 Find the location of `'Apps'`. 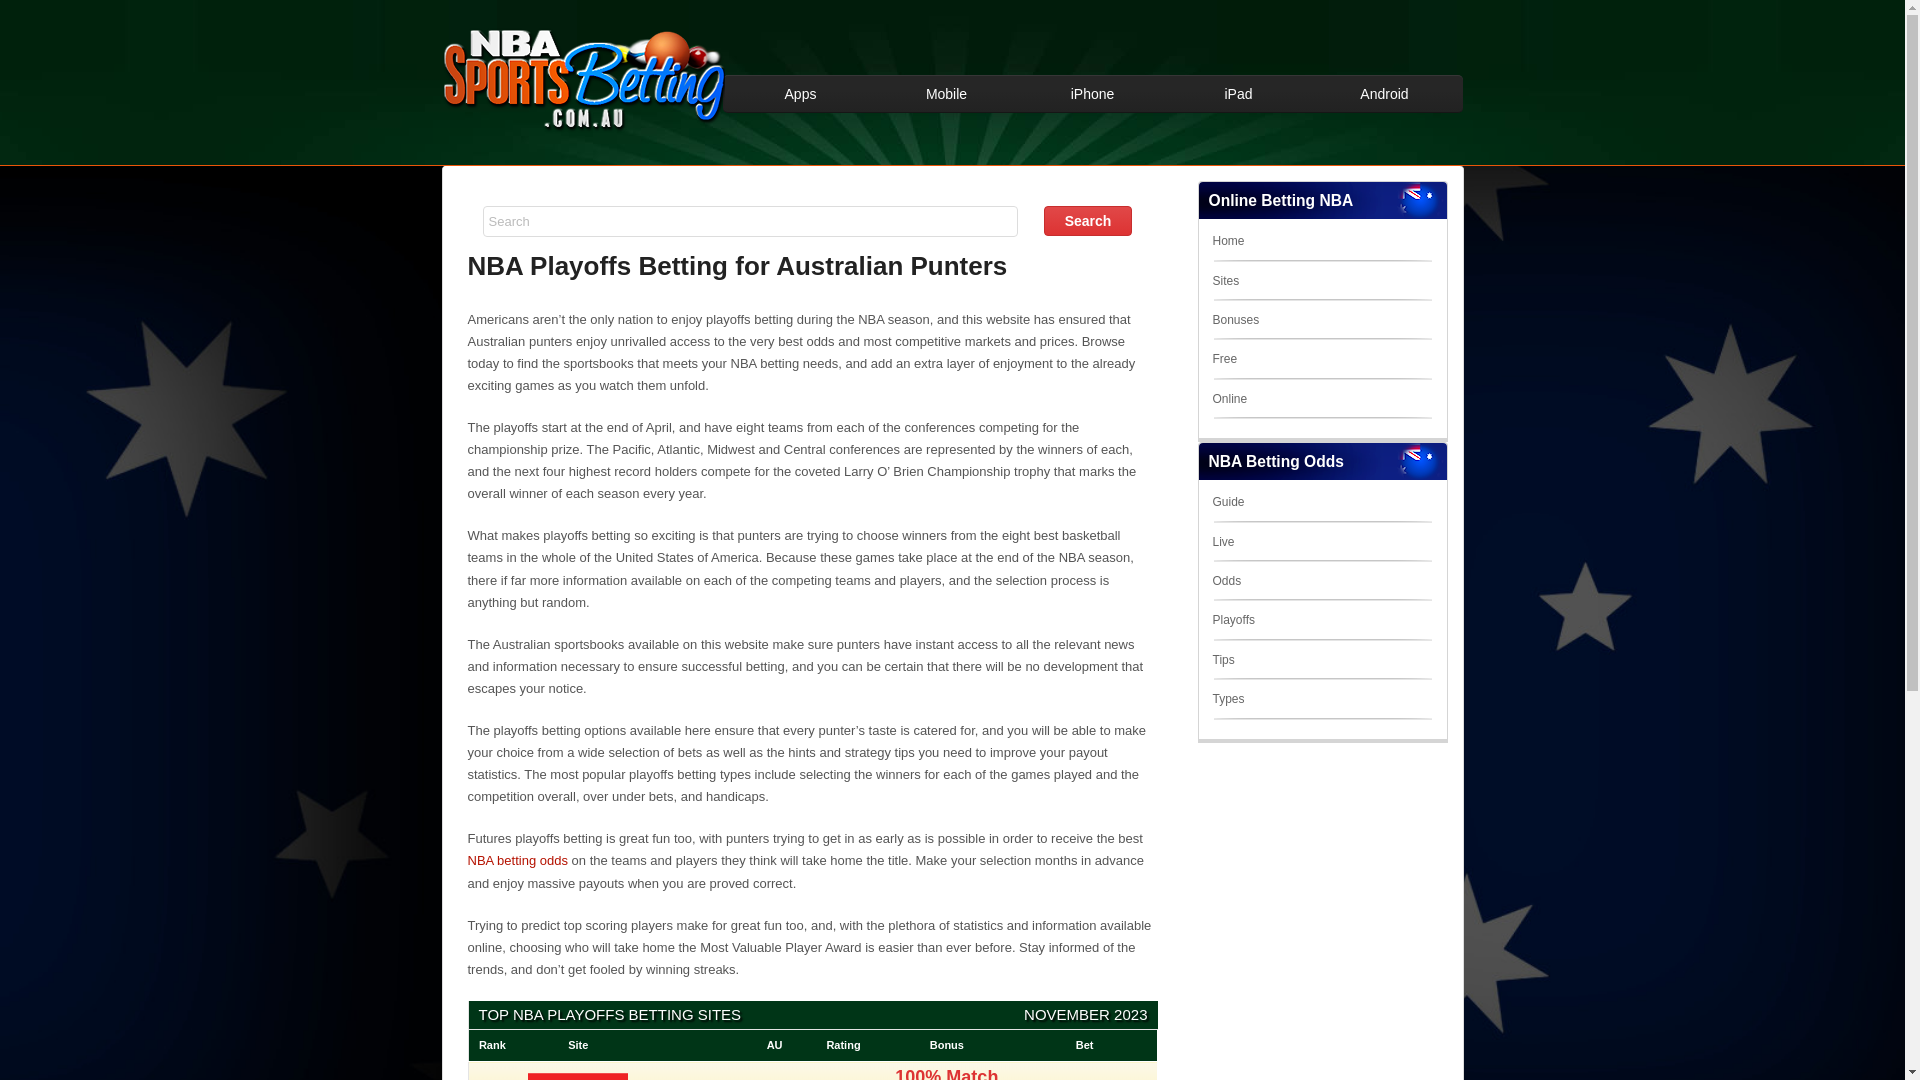

'Apps' is located at coordinates (801, 93).